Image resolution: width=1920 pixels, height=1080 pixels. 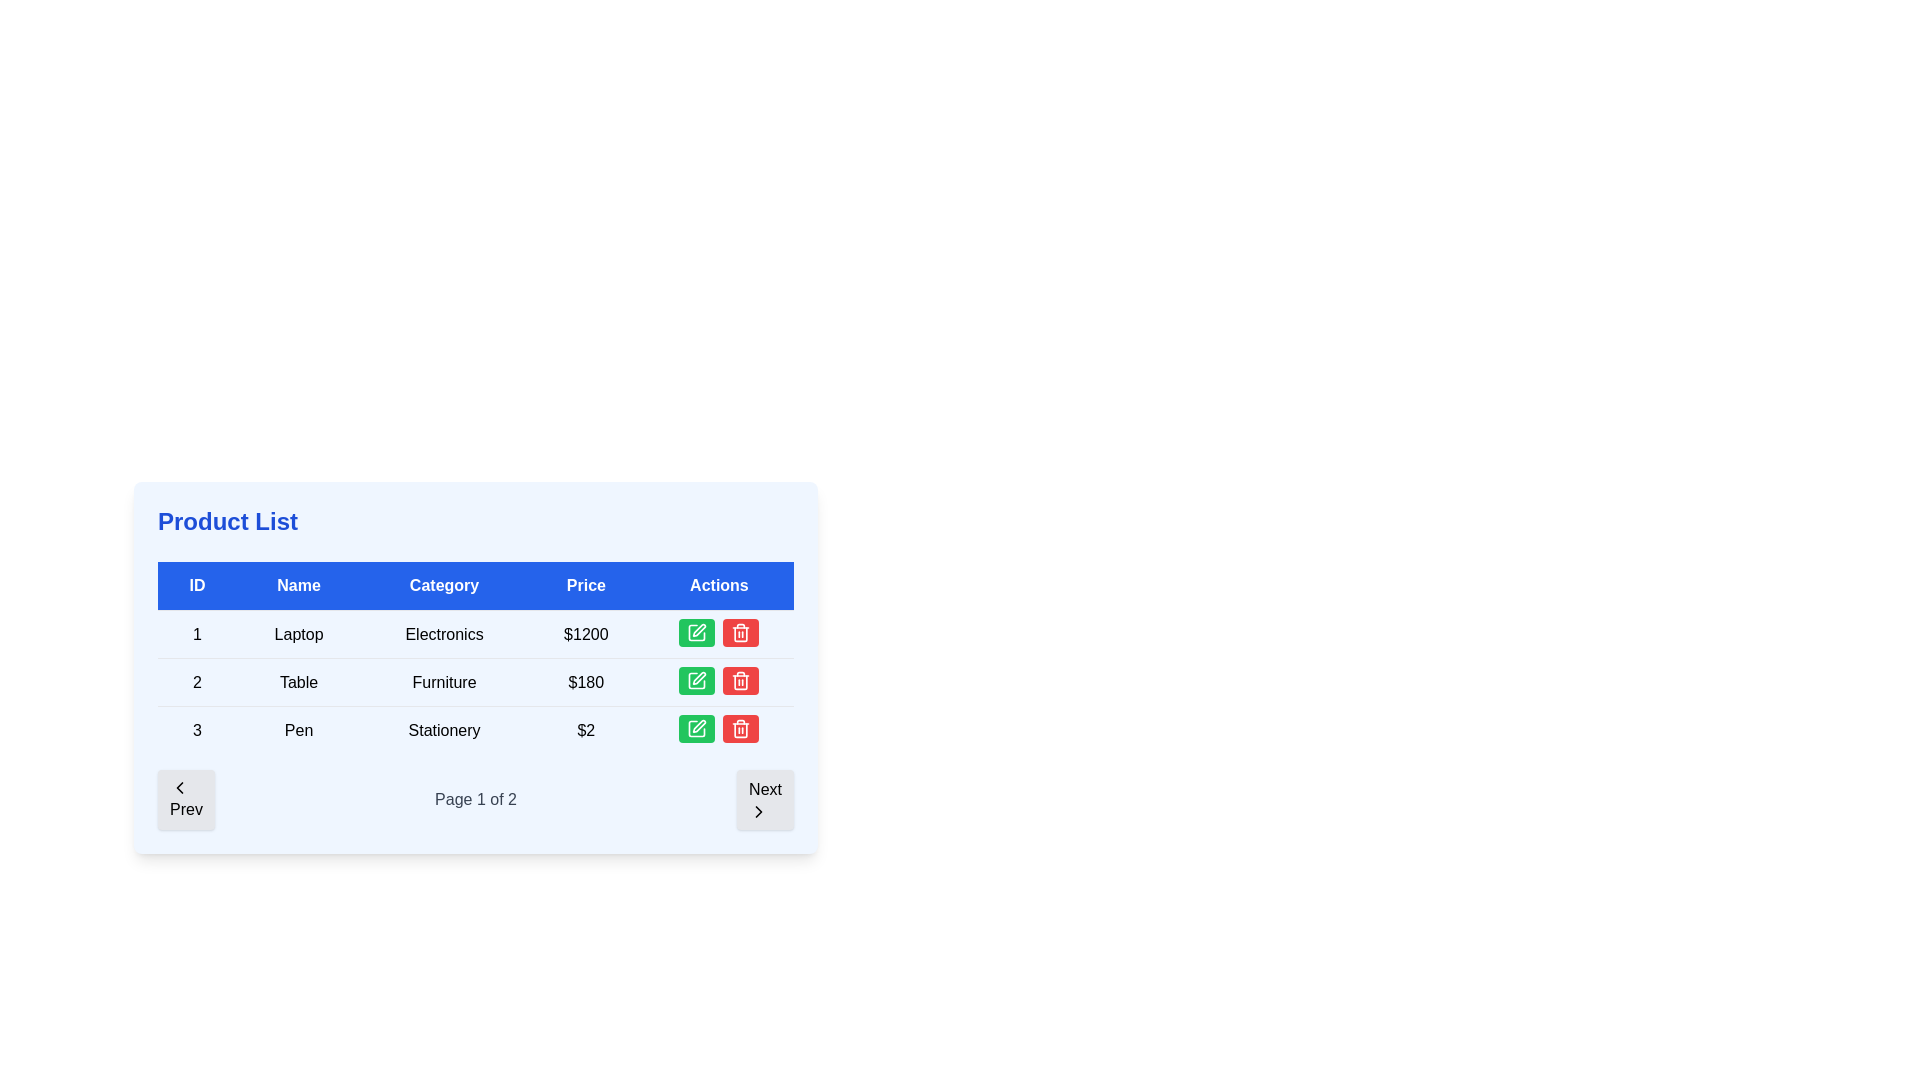 What do you see at coordinates (699, 630) in the screenshot?
I see `the 'edit' button with an icon in the 'Actions' column of the row for the 'Laptop' product` at bounding box center [699, 630].